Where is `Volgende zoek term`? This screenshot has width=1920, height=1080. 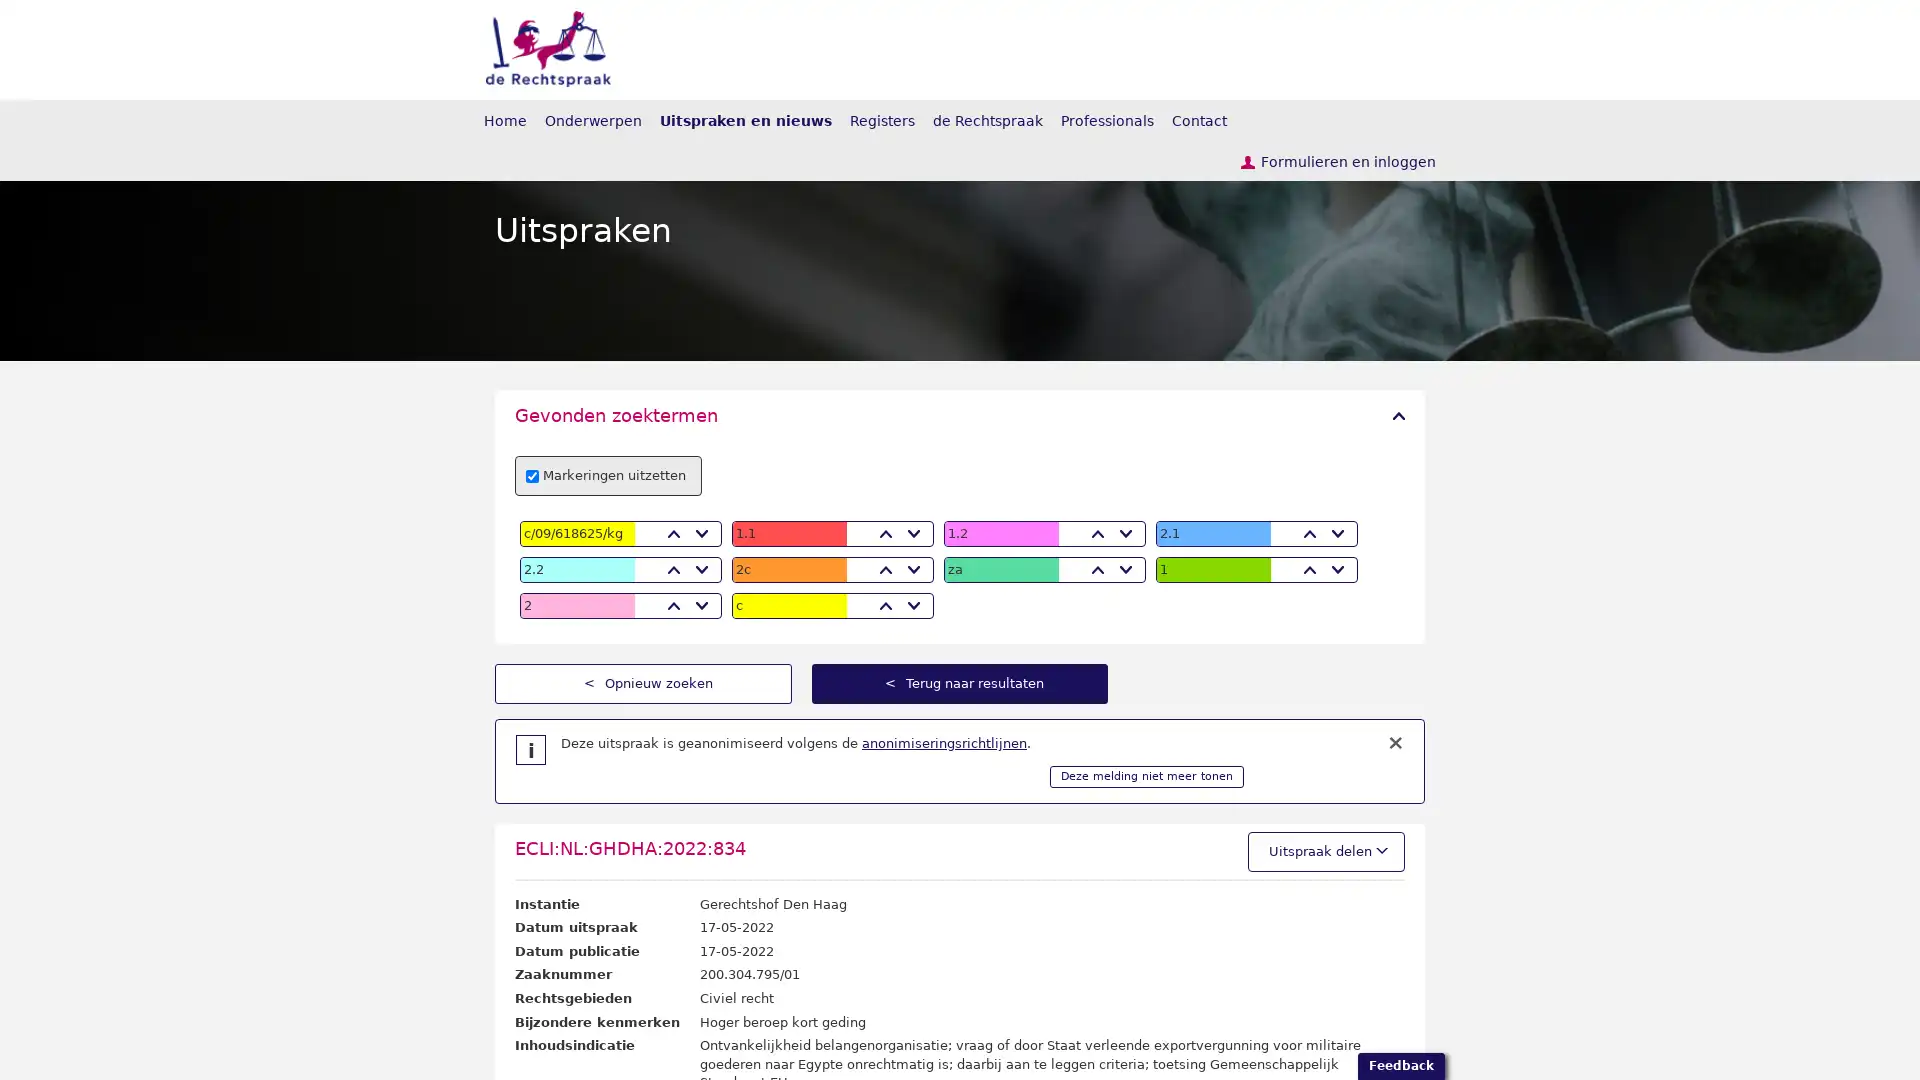 Volgende zoek term is located at coordinates (1126, 569).